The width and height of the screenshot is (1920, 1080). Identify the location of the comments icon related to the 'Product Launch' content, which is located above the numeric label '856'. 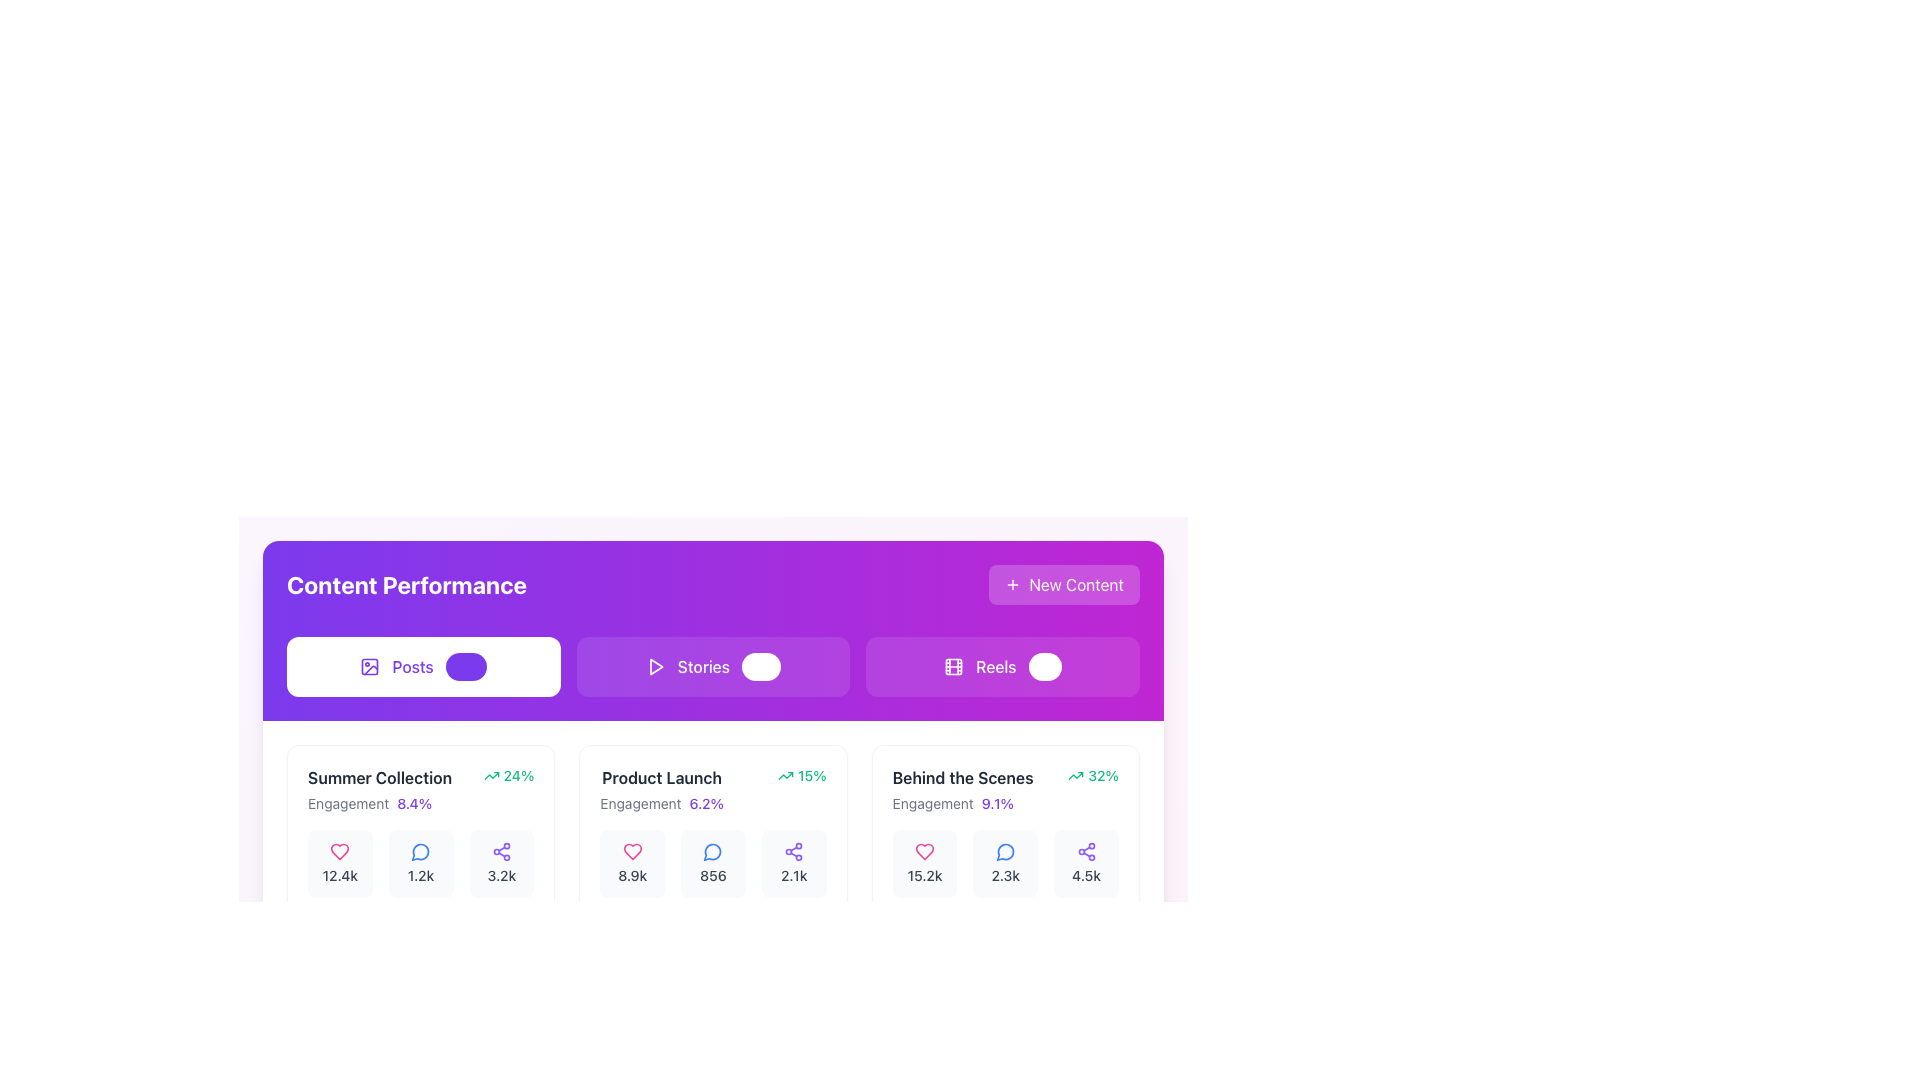
(713, 852).